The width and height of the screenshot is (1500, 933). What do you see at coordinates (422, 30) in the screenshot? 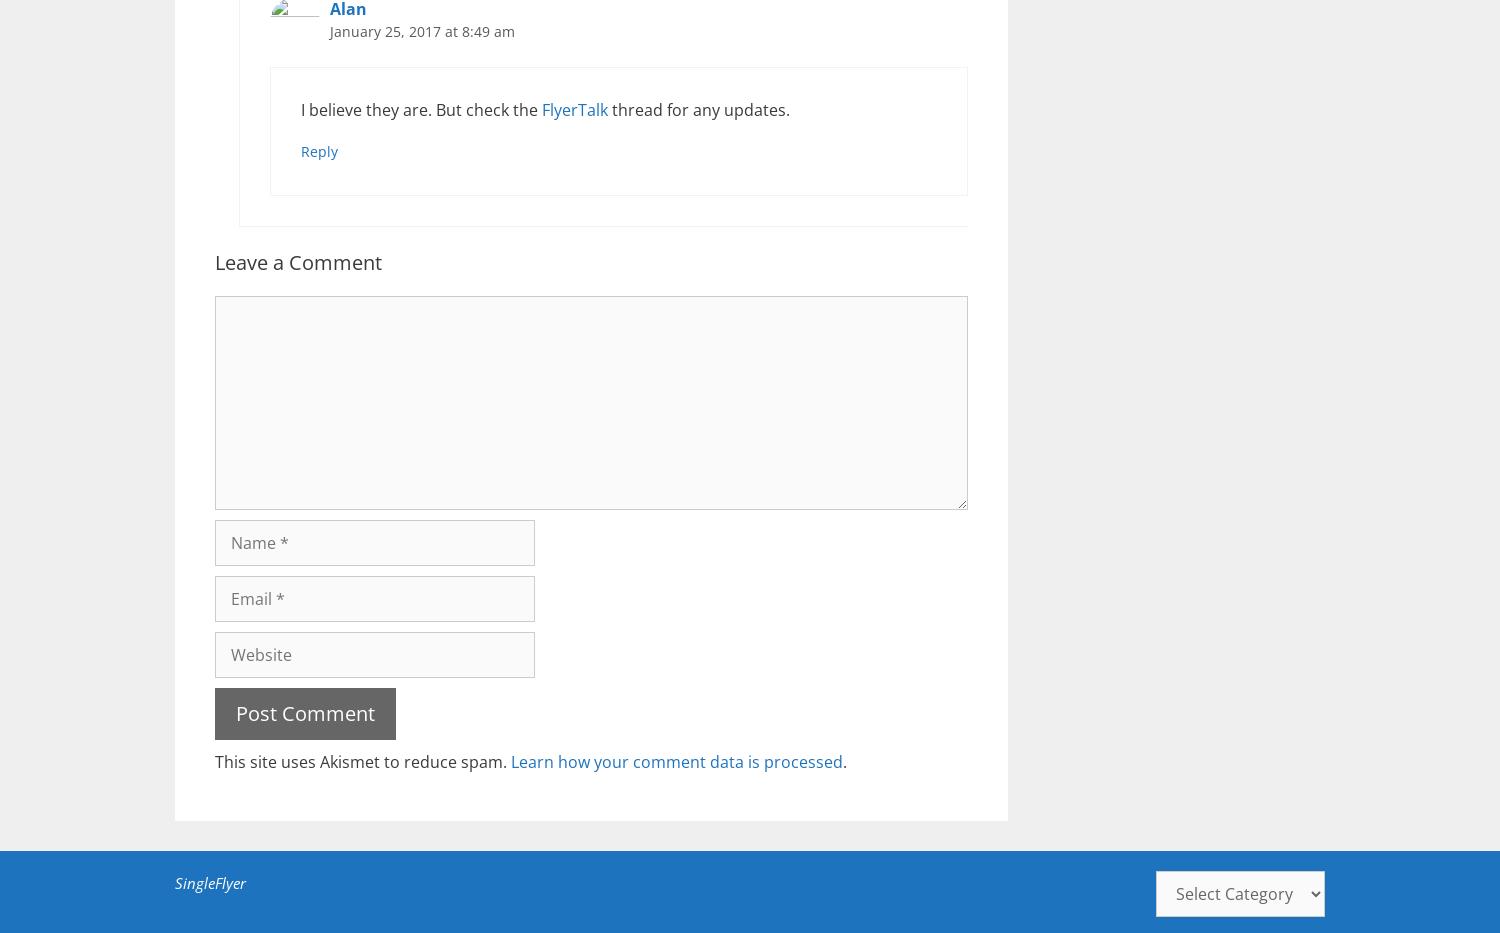
I see `'January 25, 2017 at 8:49 am'` at bounding box center [422, 30].